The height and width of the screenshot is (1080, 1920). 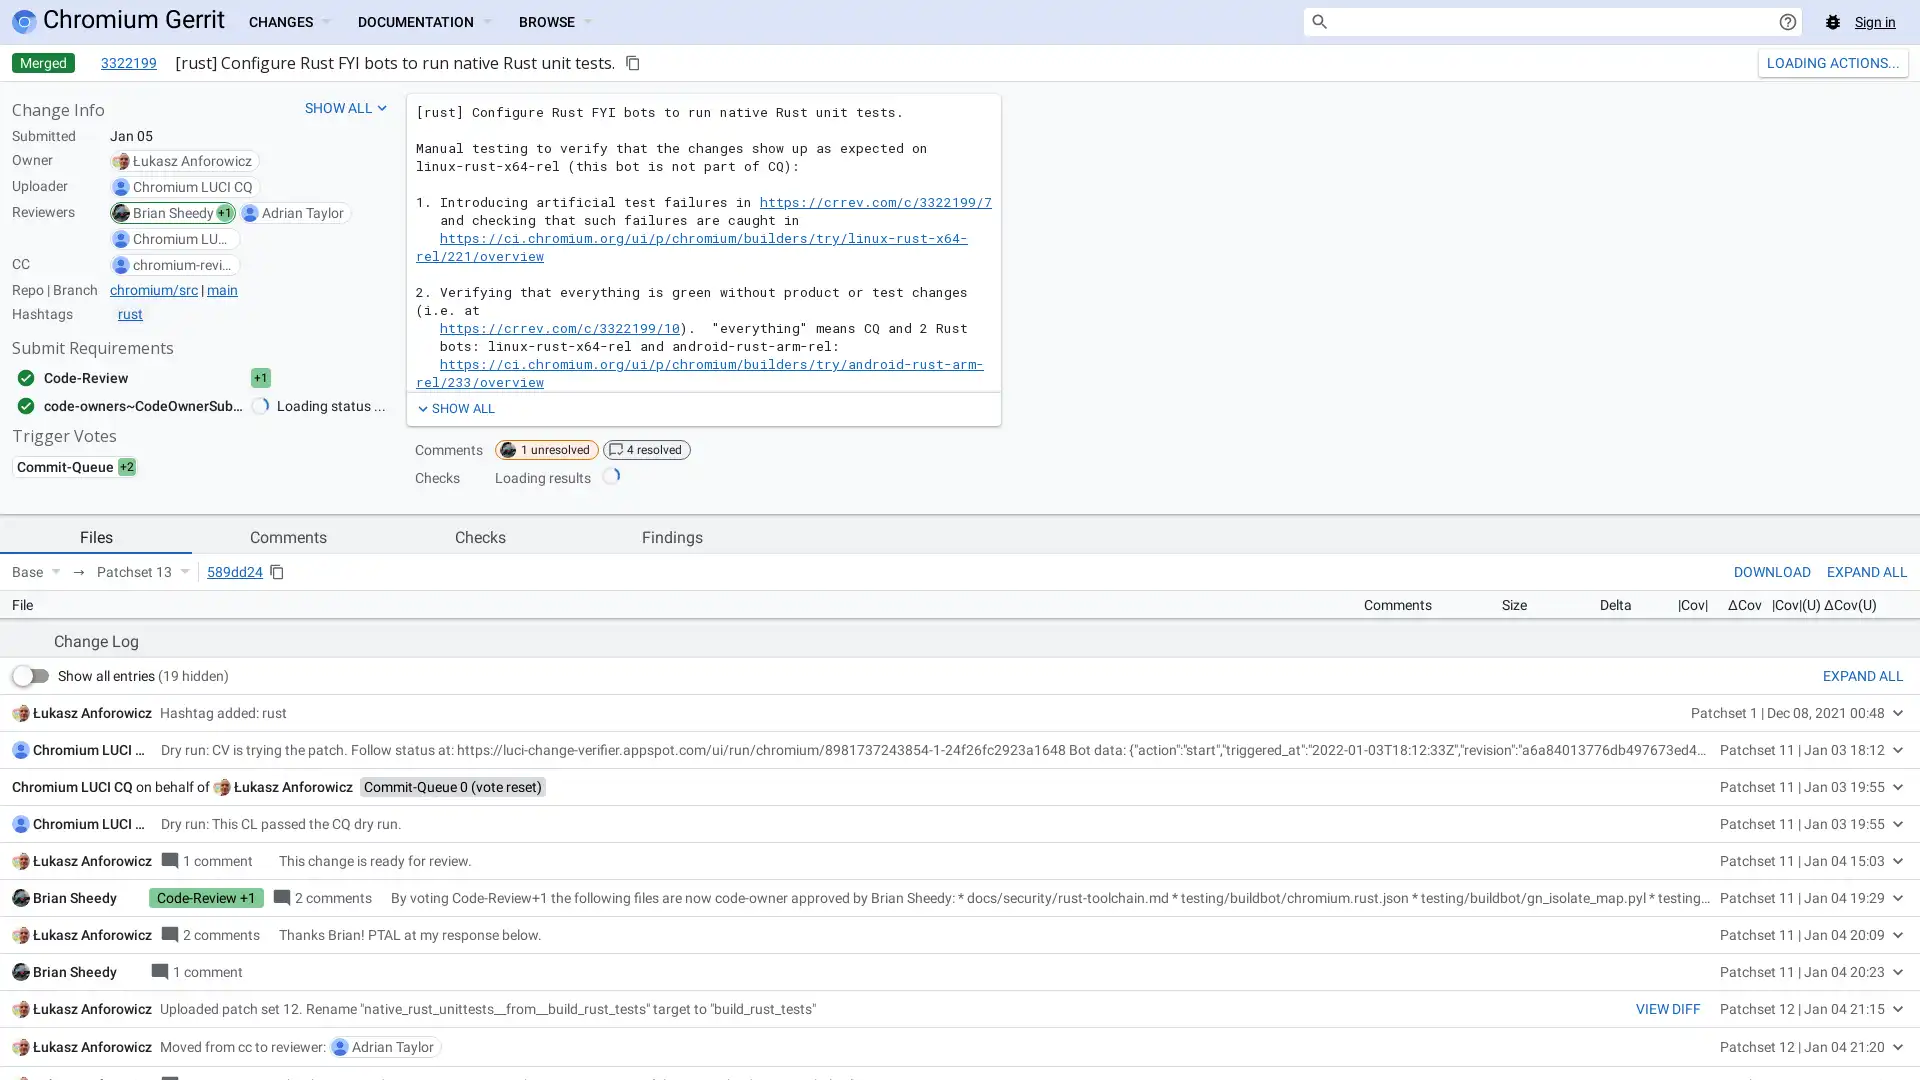 I want to click on DOWNLOAD, so click(x=1772, y=571).